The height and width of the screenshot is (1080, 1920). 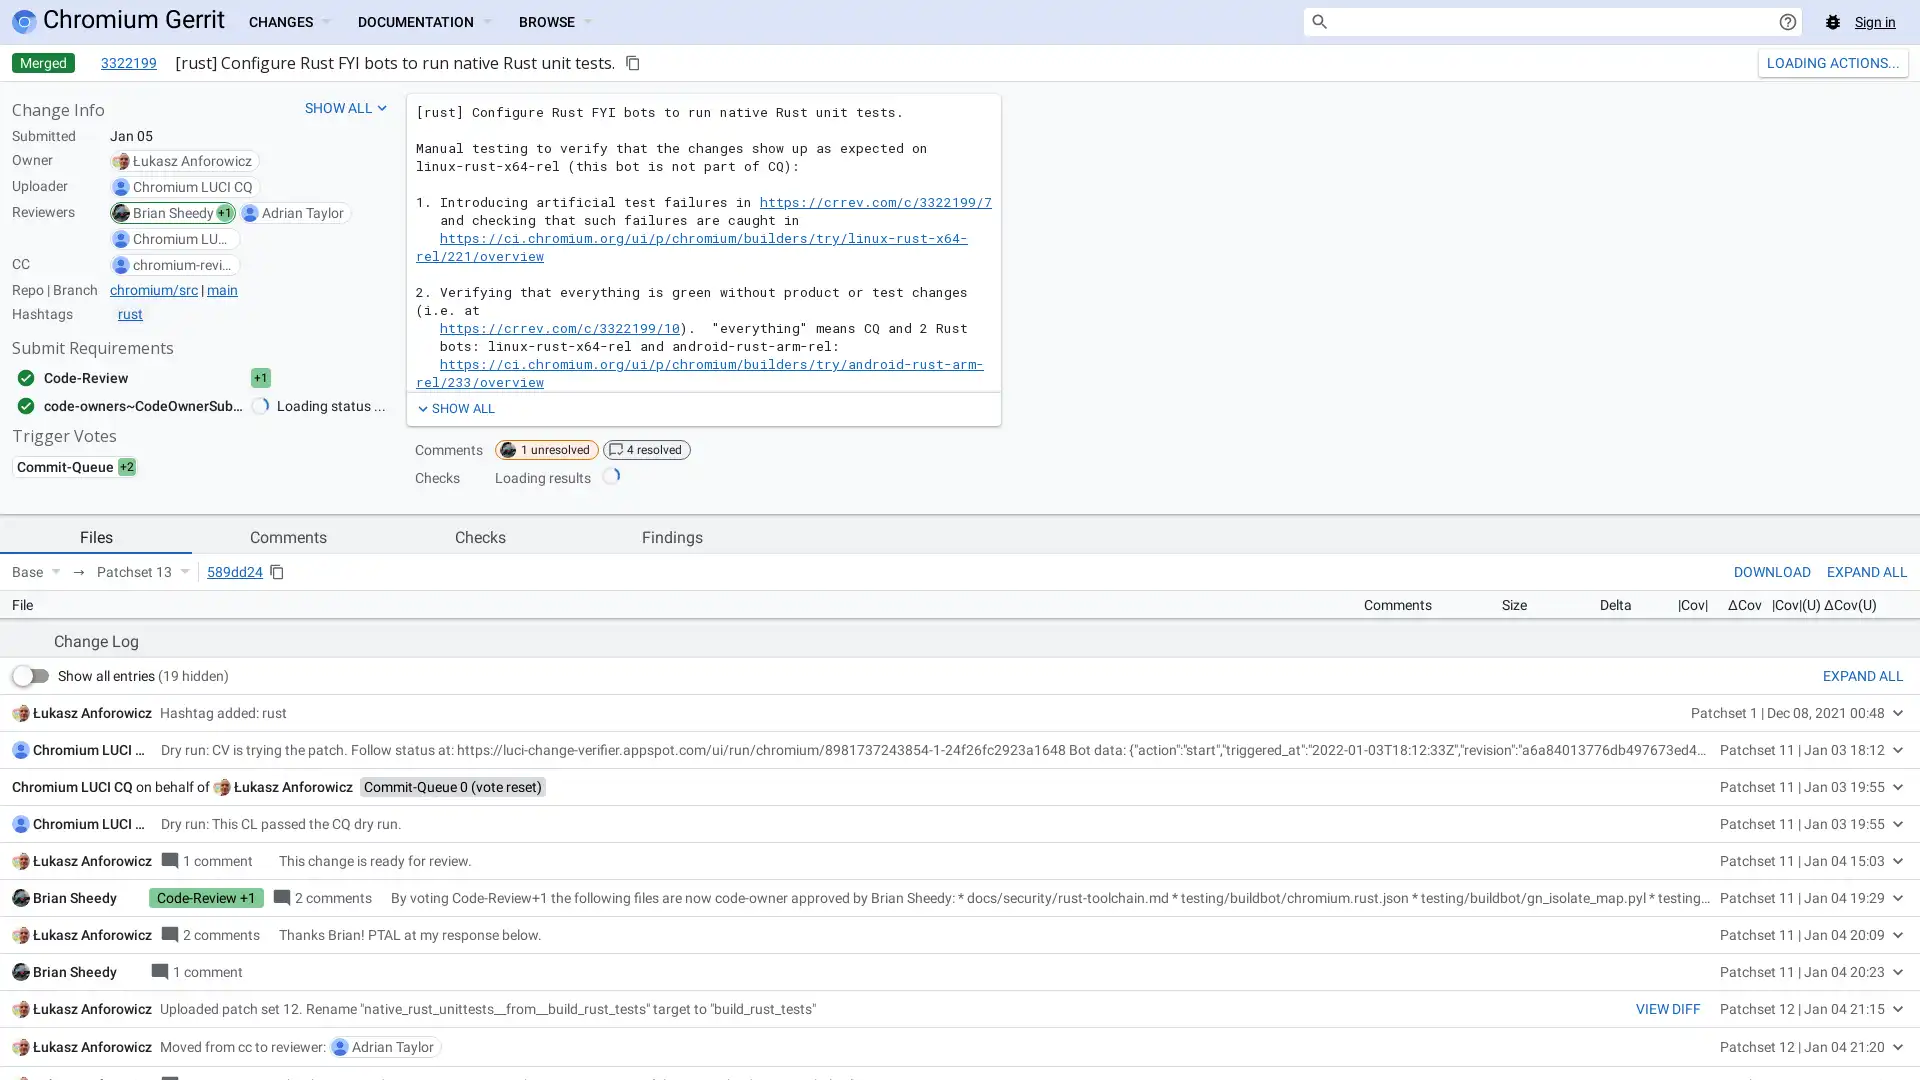 I want to click on DOWNLOAD, so click(x=1772, y=571).